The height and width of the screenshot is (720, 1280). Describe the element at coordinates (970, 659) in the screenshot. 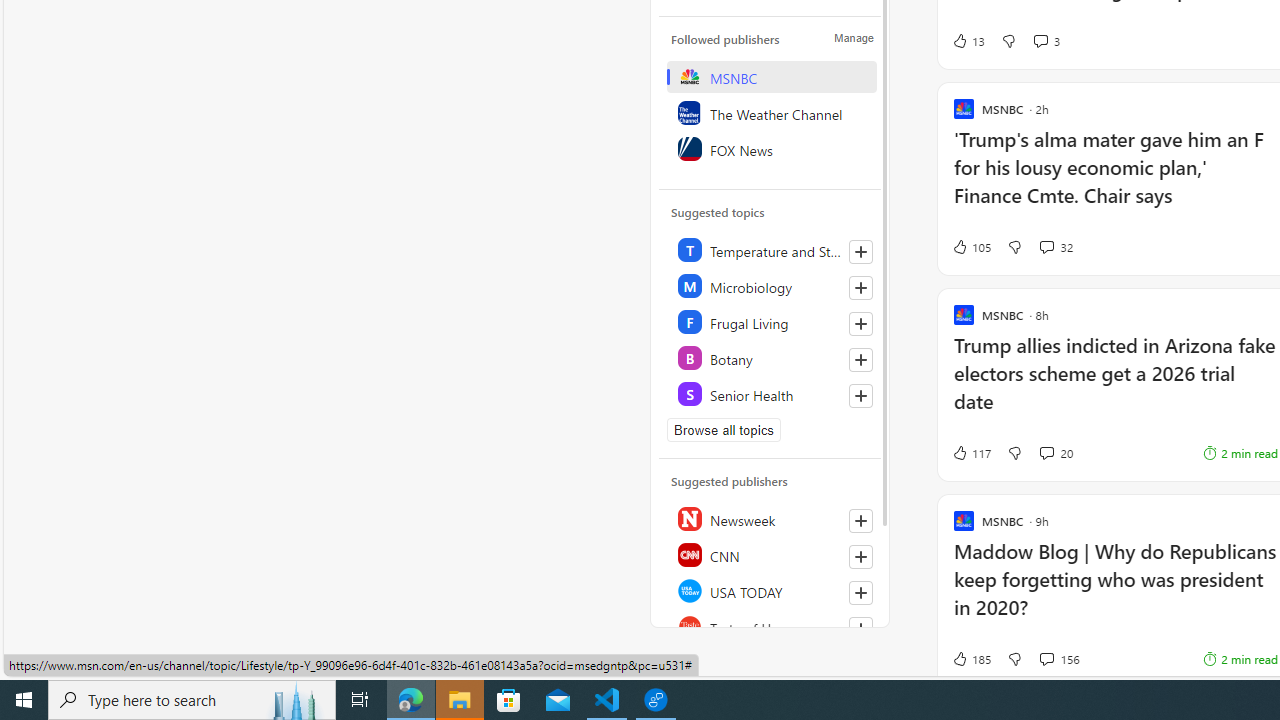

I see `'185 Like'` at that location.